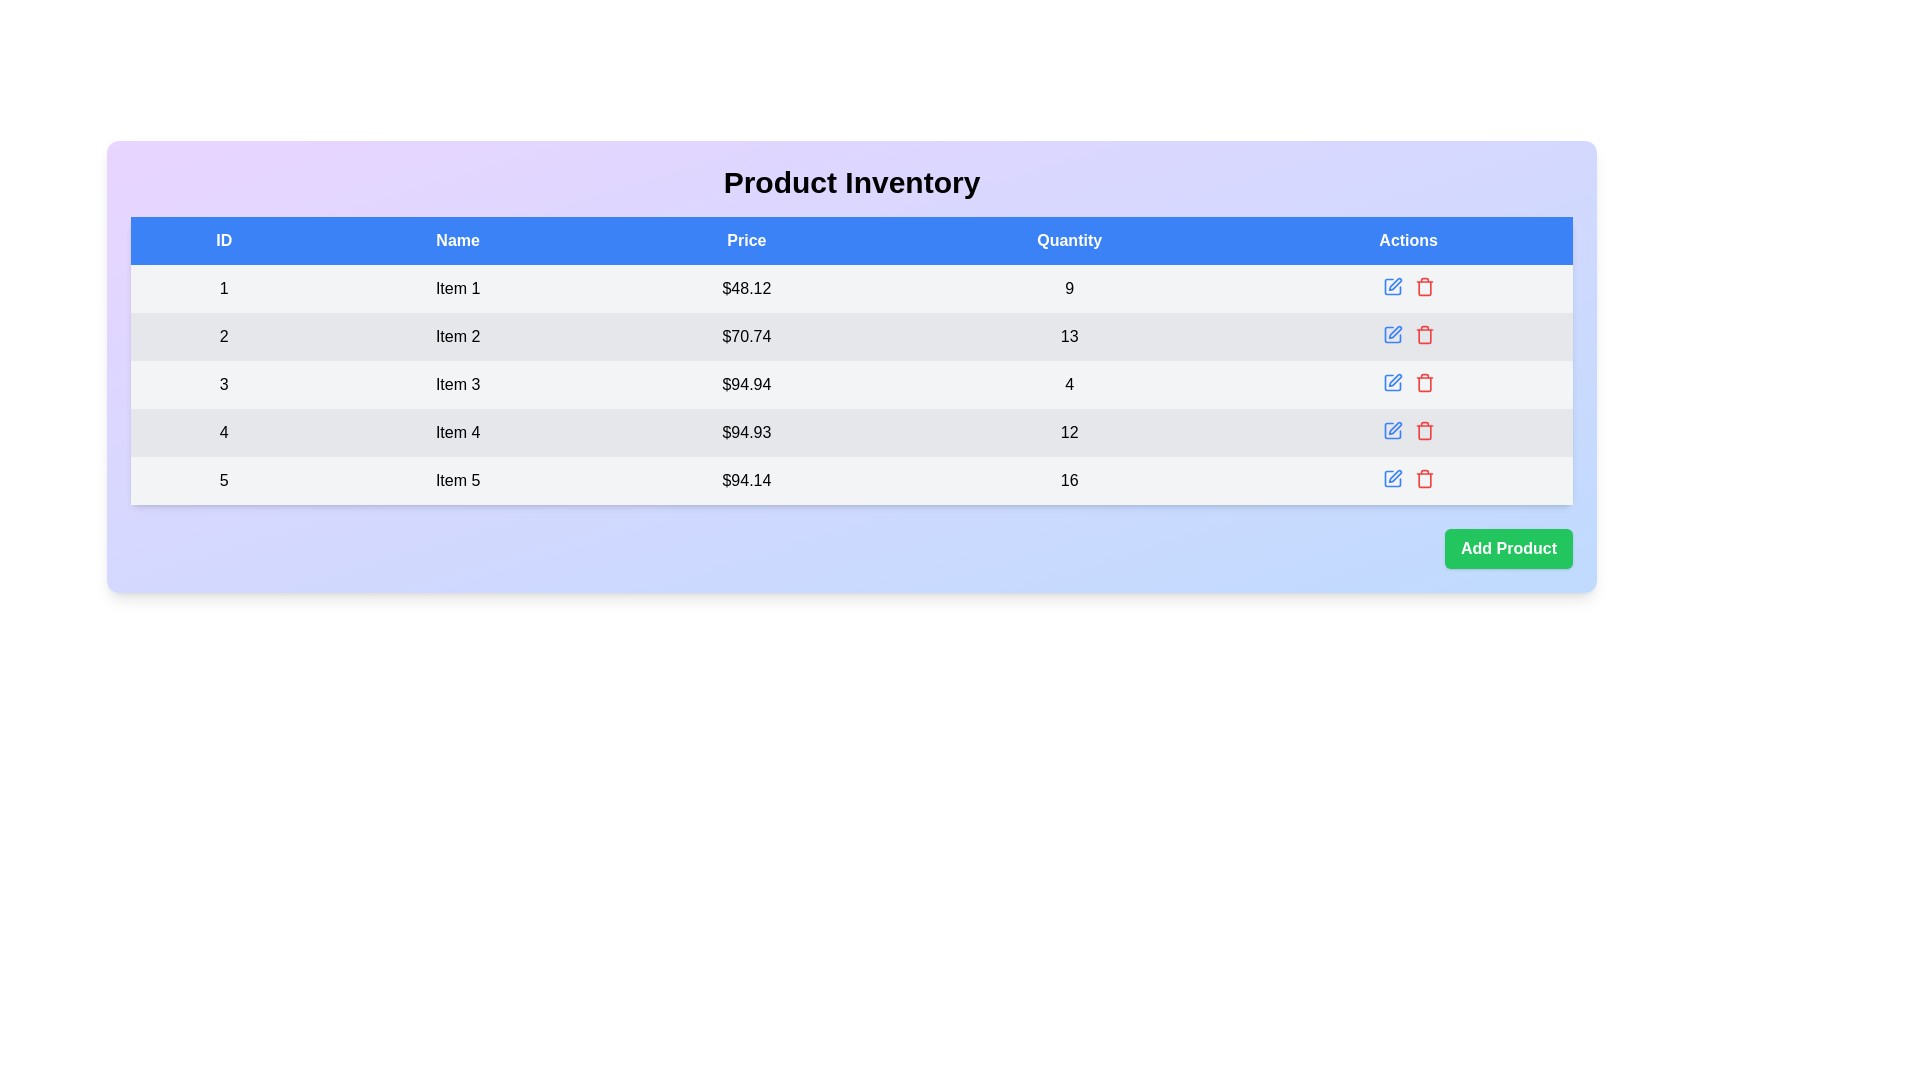 This screenshot has height=1080, width=1920. Describe the element at coordinates (1423, 286) in the screenshot. I see `the trash icon` at that location.